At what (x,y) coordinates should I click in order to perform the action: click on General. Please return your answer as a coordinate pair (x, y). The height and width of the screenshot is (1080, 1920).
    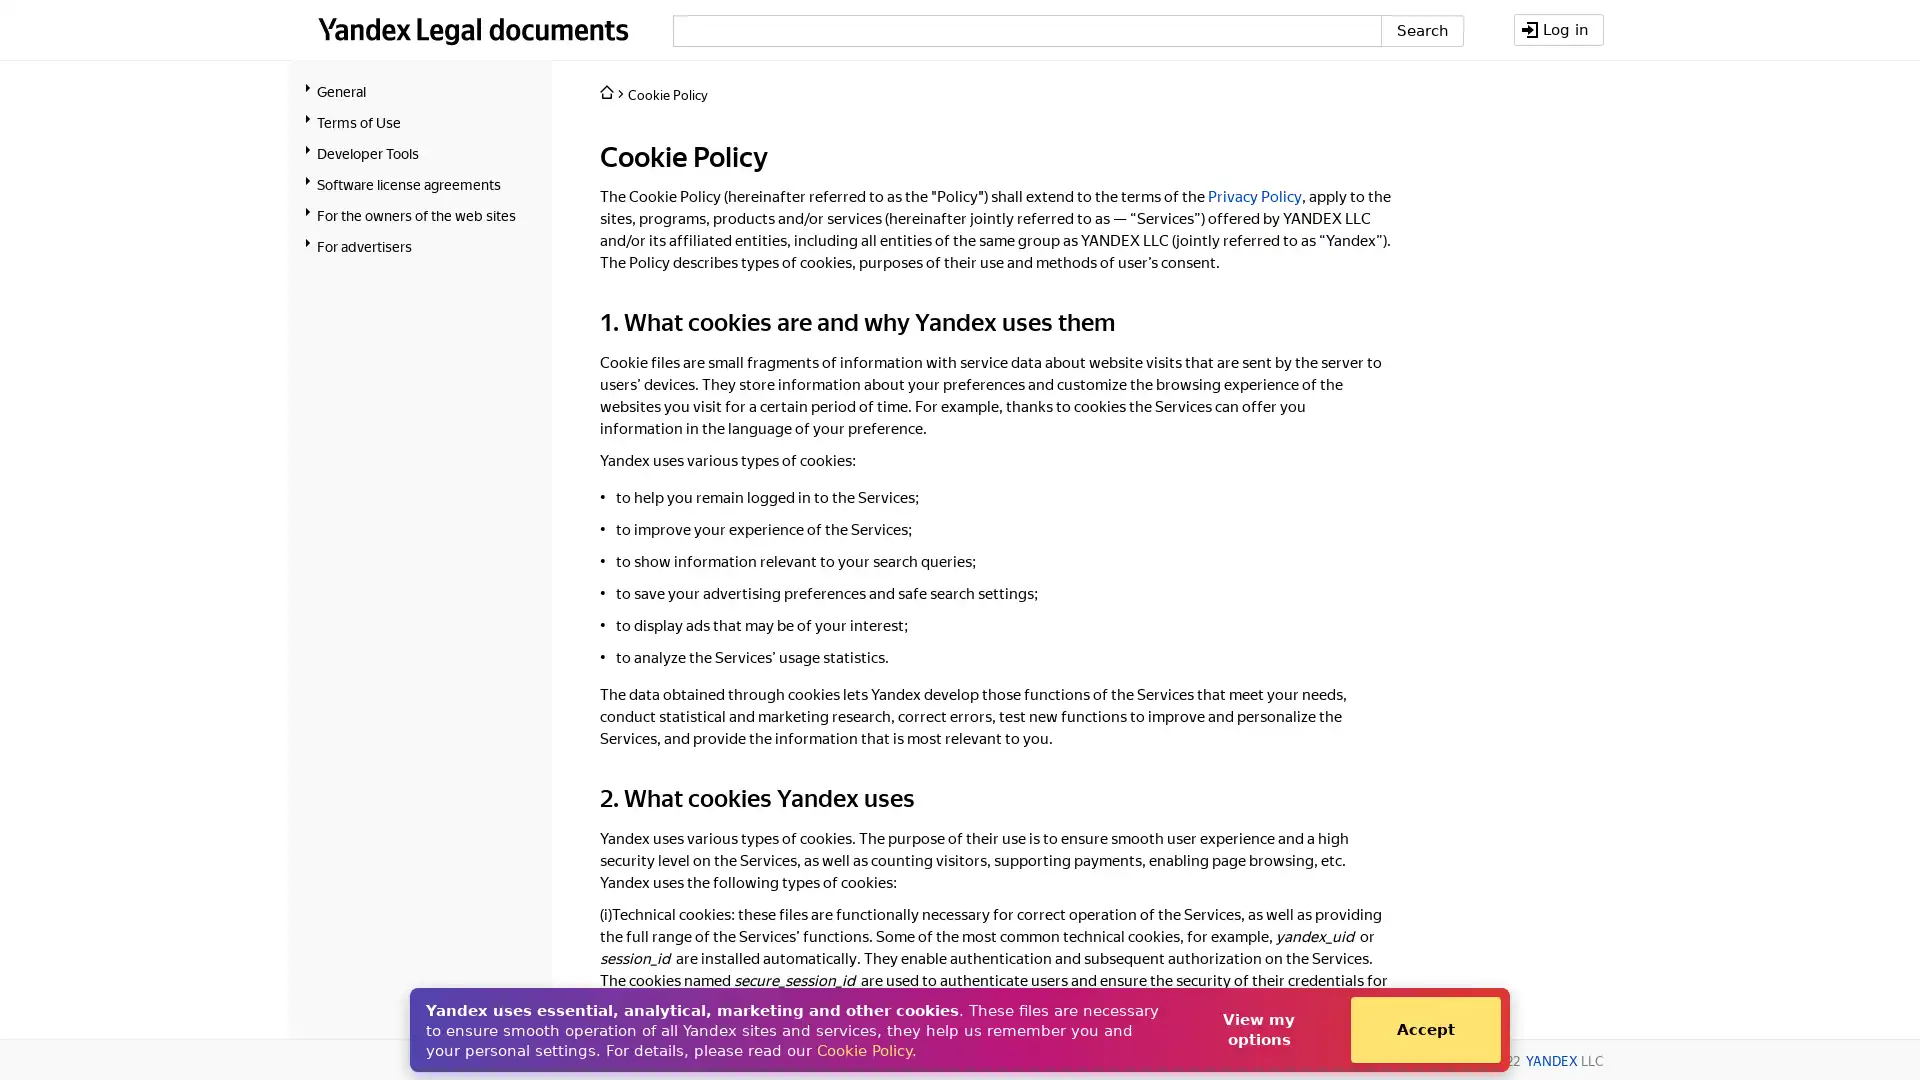
    Looking at the image, I should click on (419, 90).